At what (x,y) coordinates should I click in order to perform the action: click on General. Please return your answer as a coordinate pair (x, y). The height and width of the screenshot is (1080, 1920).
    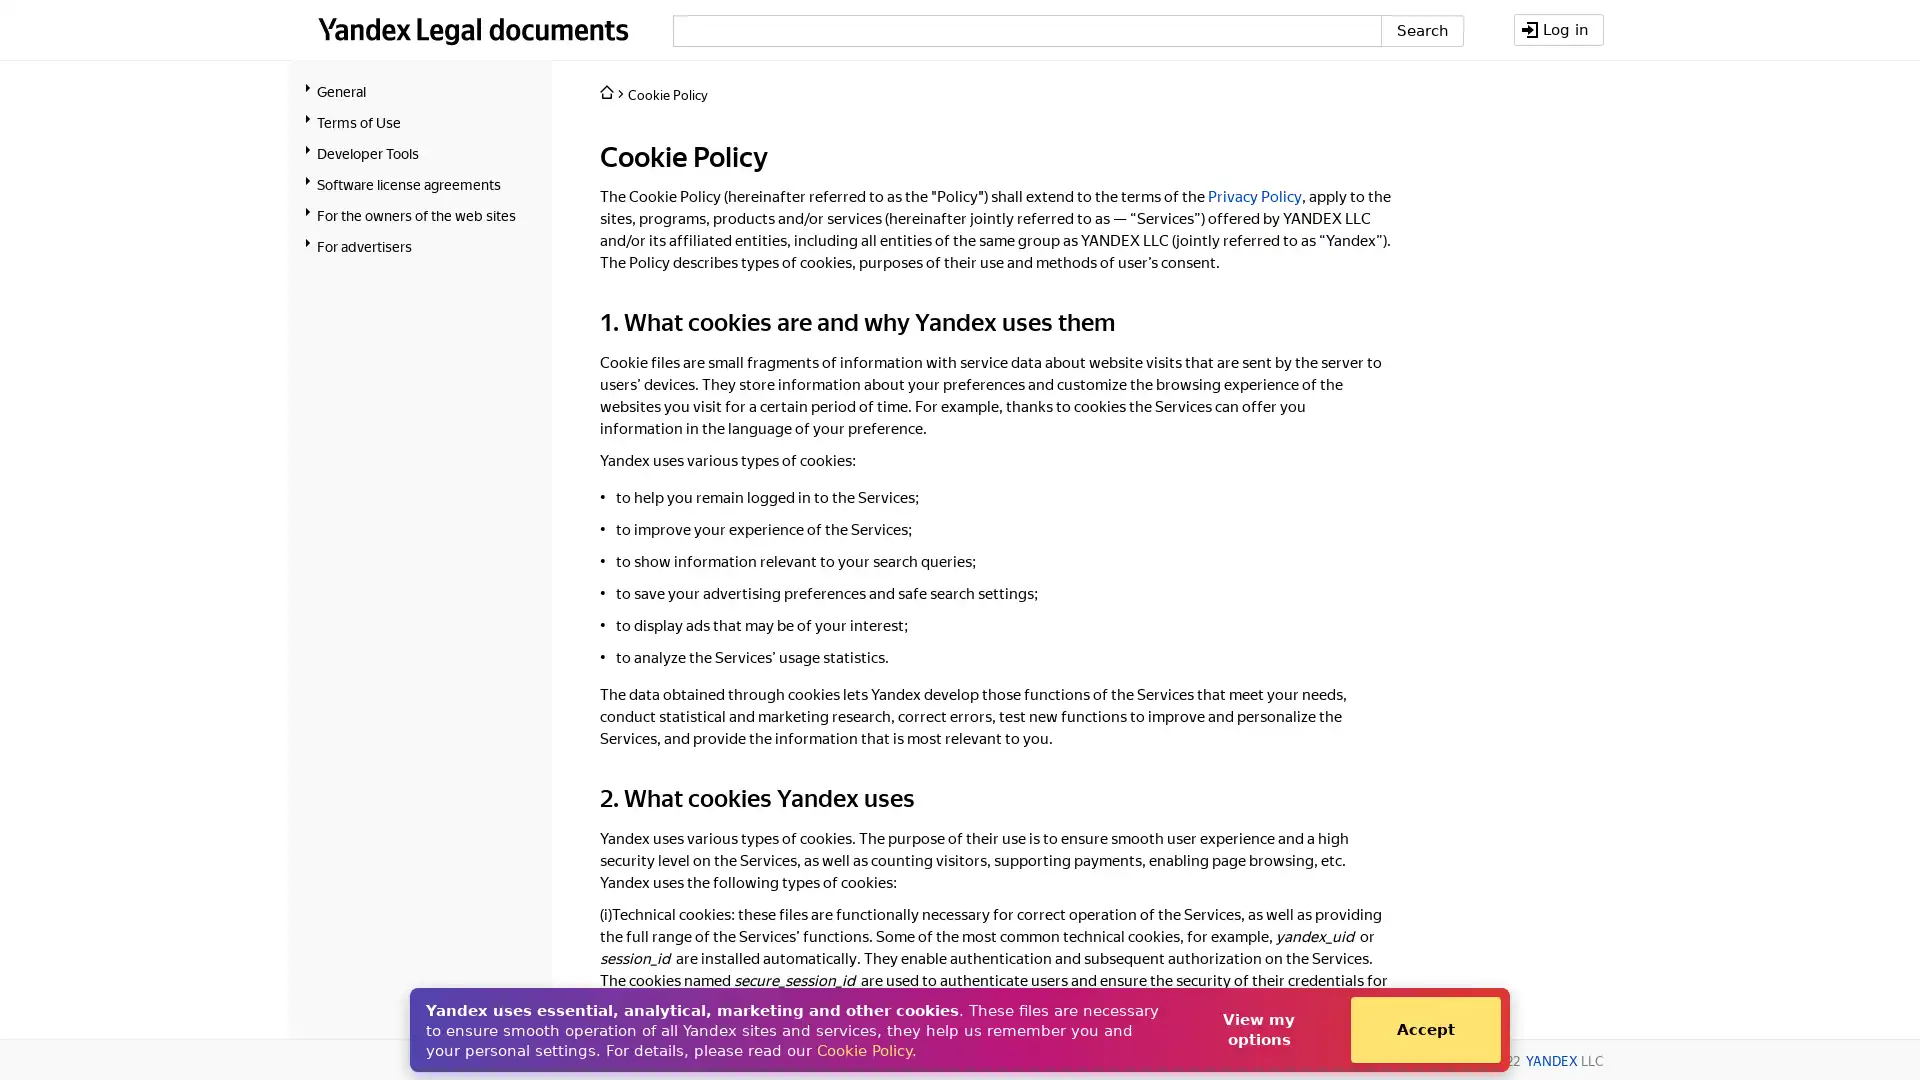
    Looking at the image, I should click on (419, 90).